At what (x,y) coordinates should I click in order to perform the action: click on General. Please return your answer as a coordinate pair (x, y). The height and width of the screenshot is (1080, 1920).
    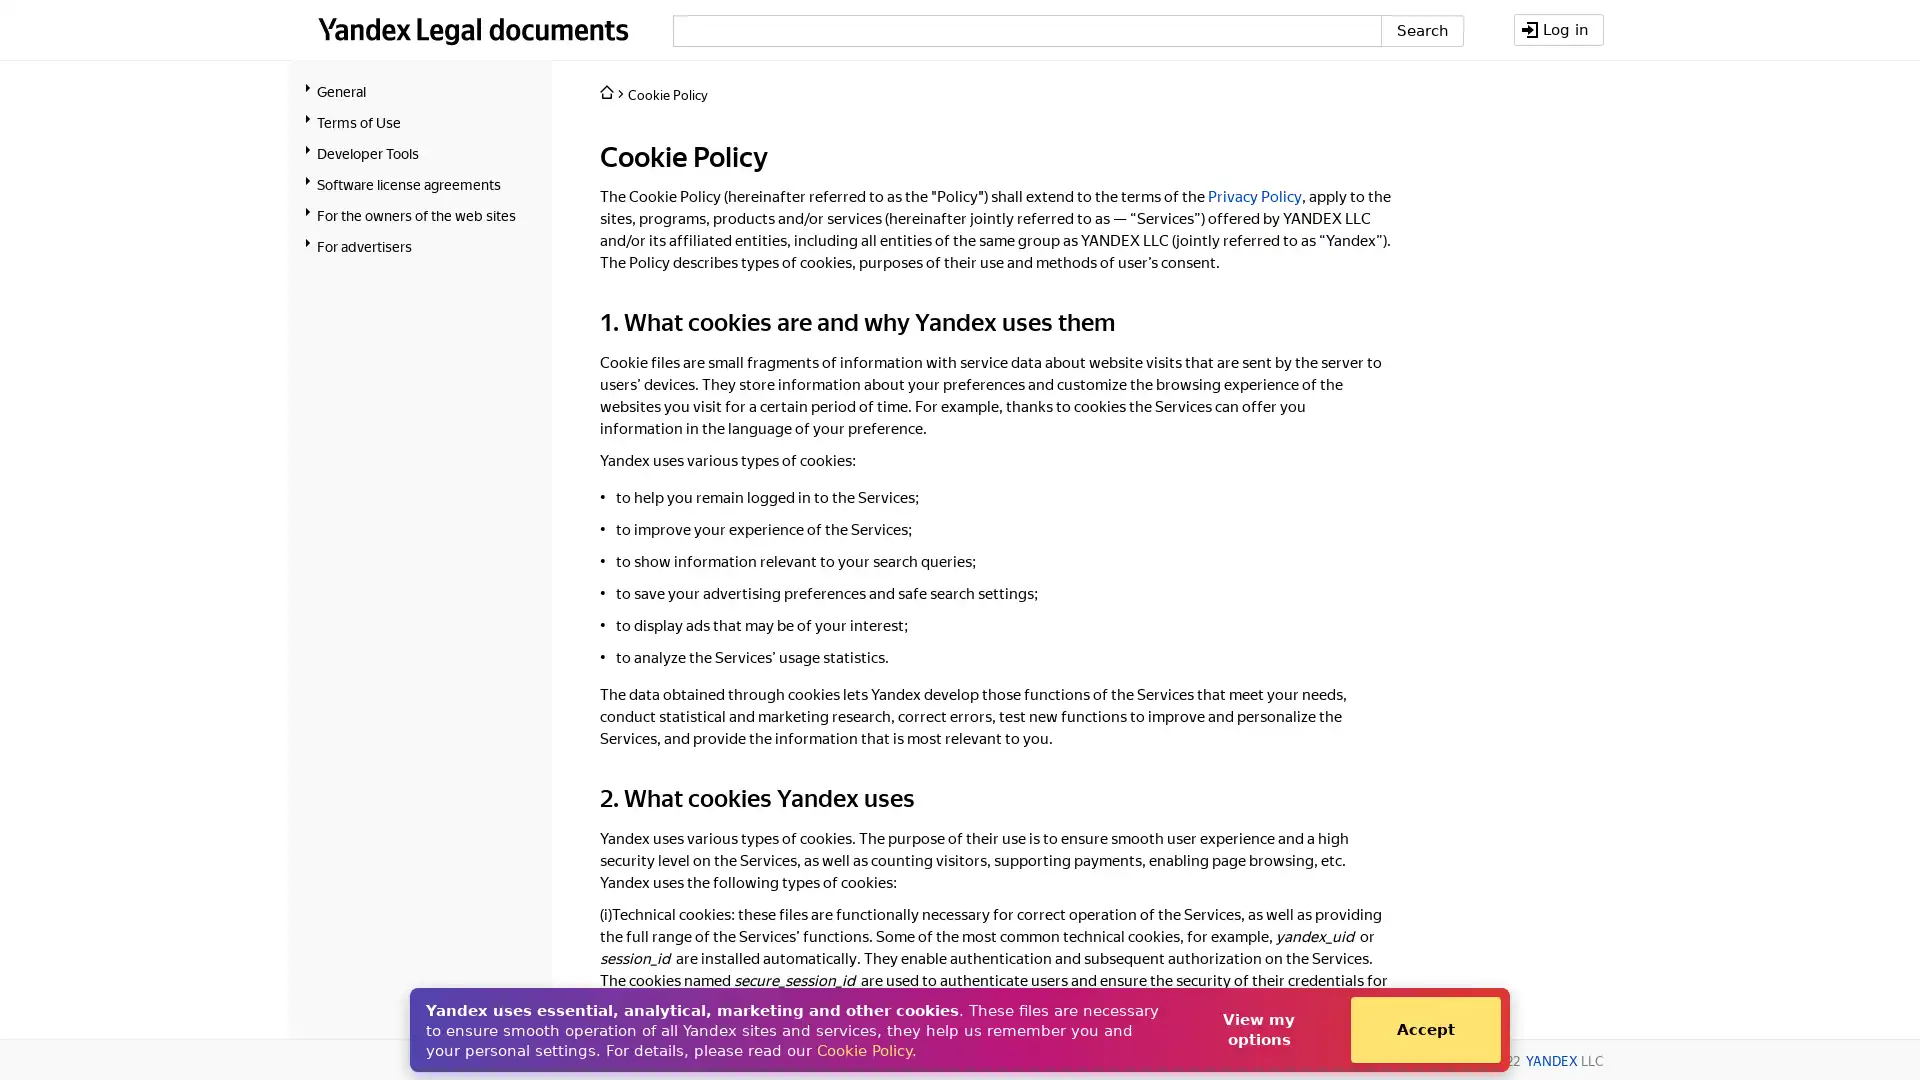
    Looking at the image, I should click on (419, 90).